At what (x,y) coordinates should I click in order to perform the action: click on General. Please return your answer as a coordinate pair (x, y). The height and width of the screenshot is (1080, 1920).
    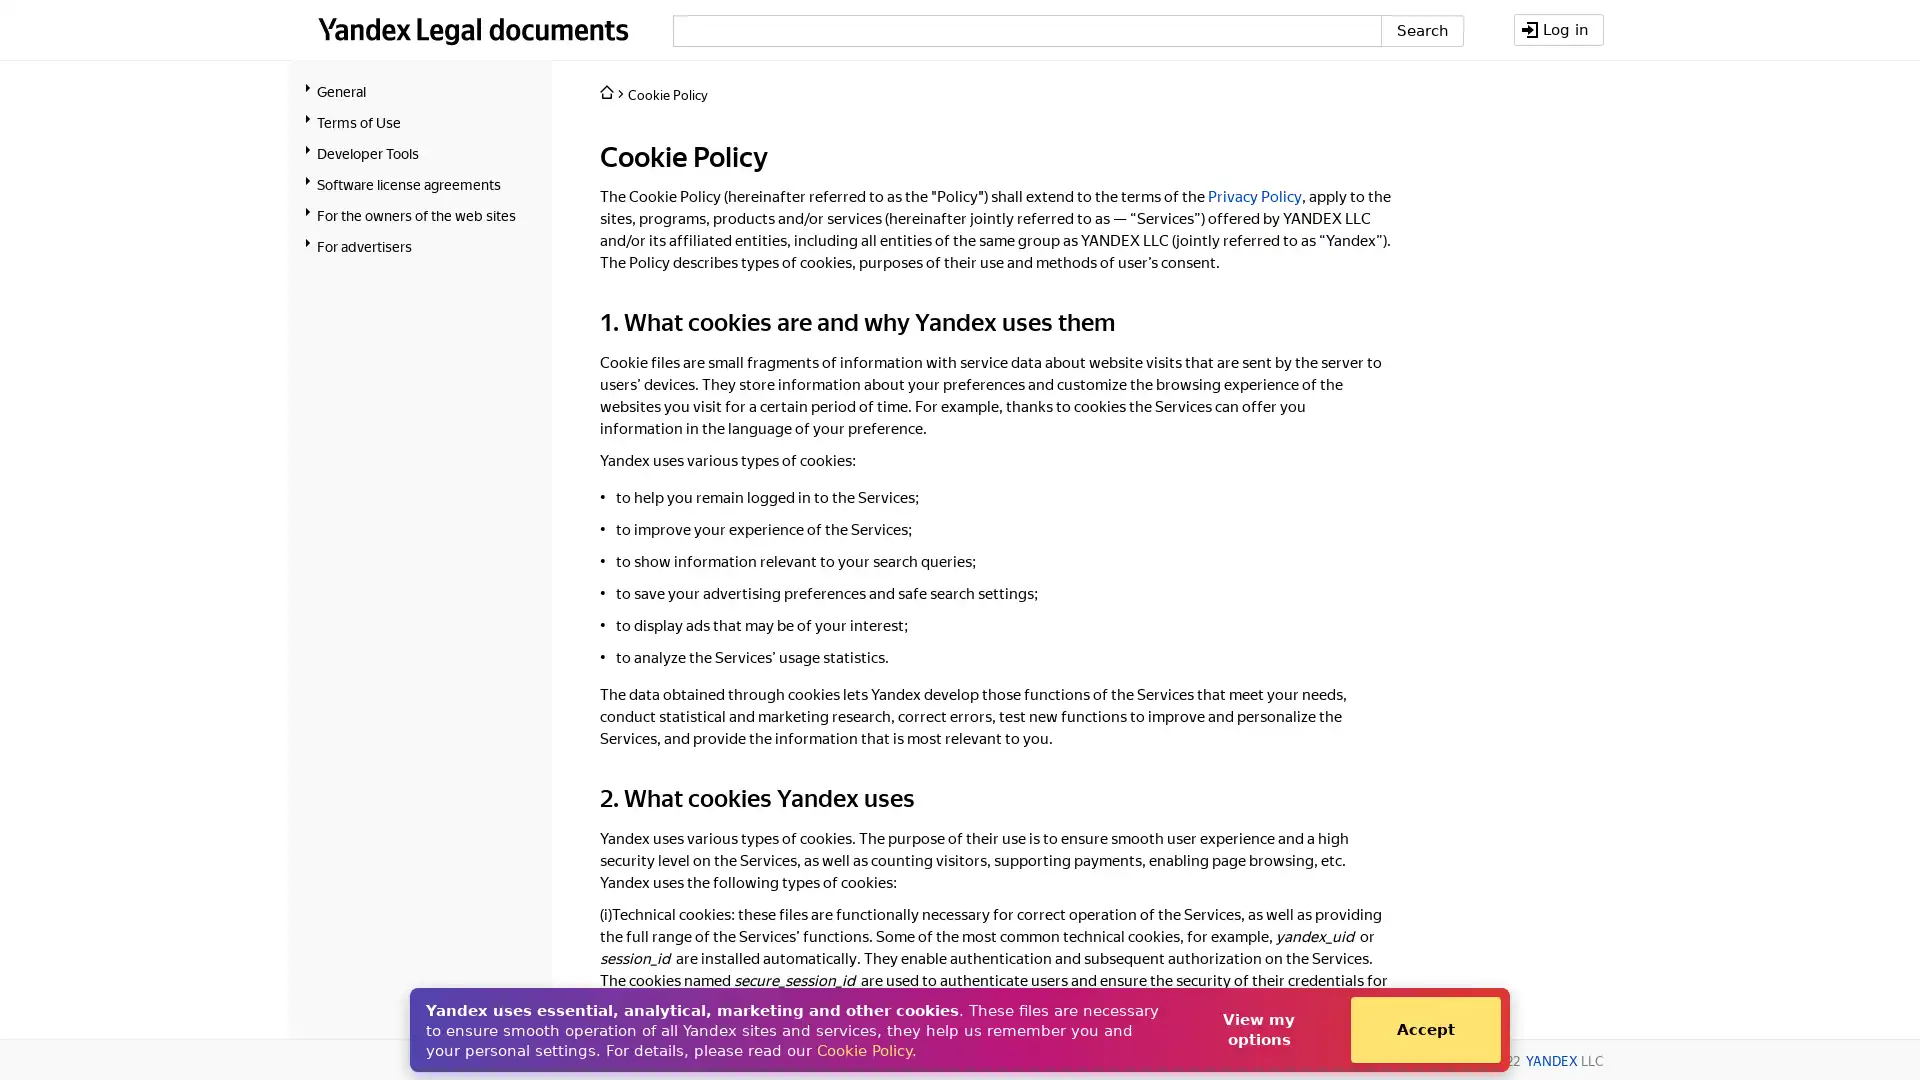
    Looking at the image, I should click on (419, 90).